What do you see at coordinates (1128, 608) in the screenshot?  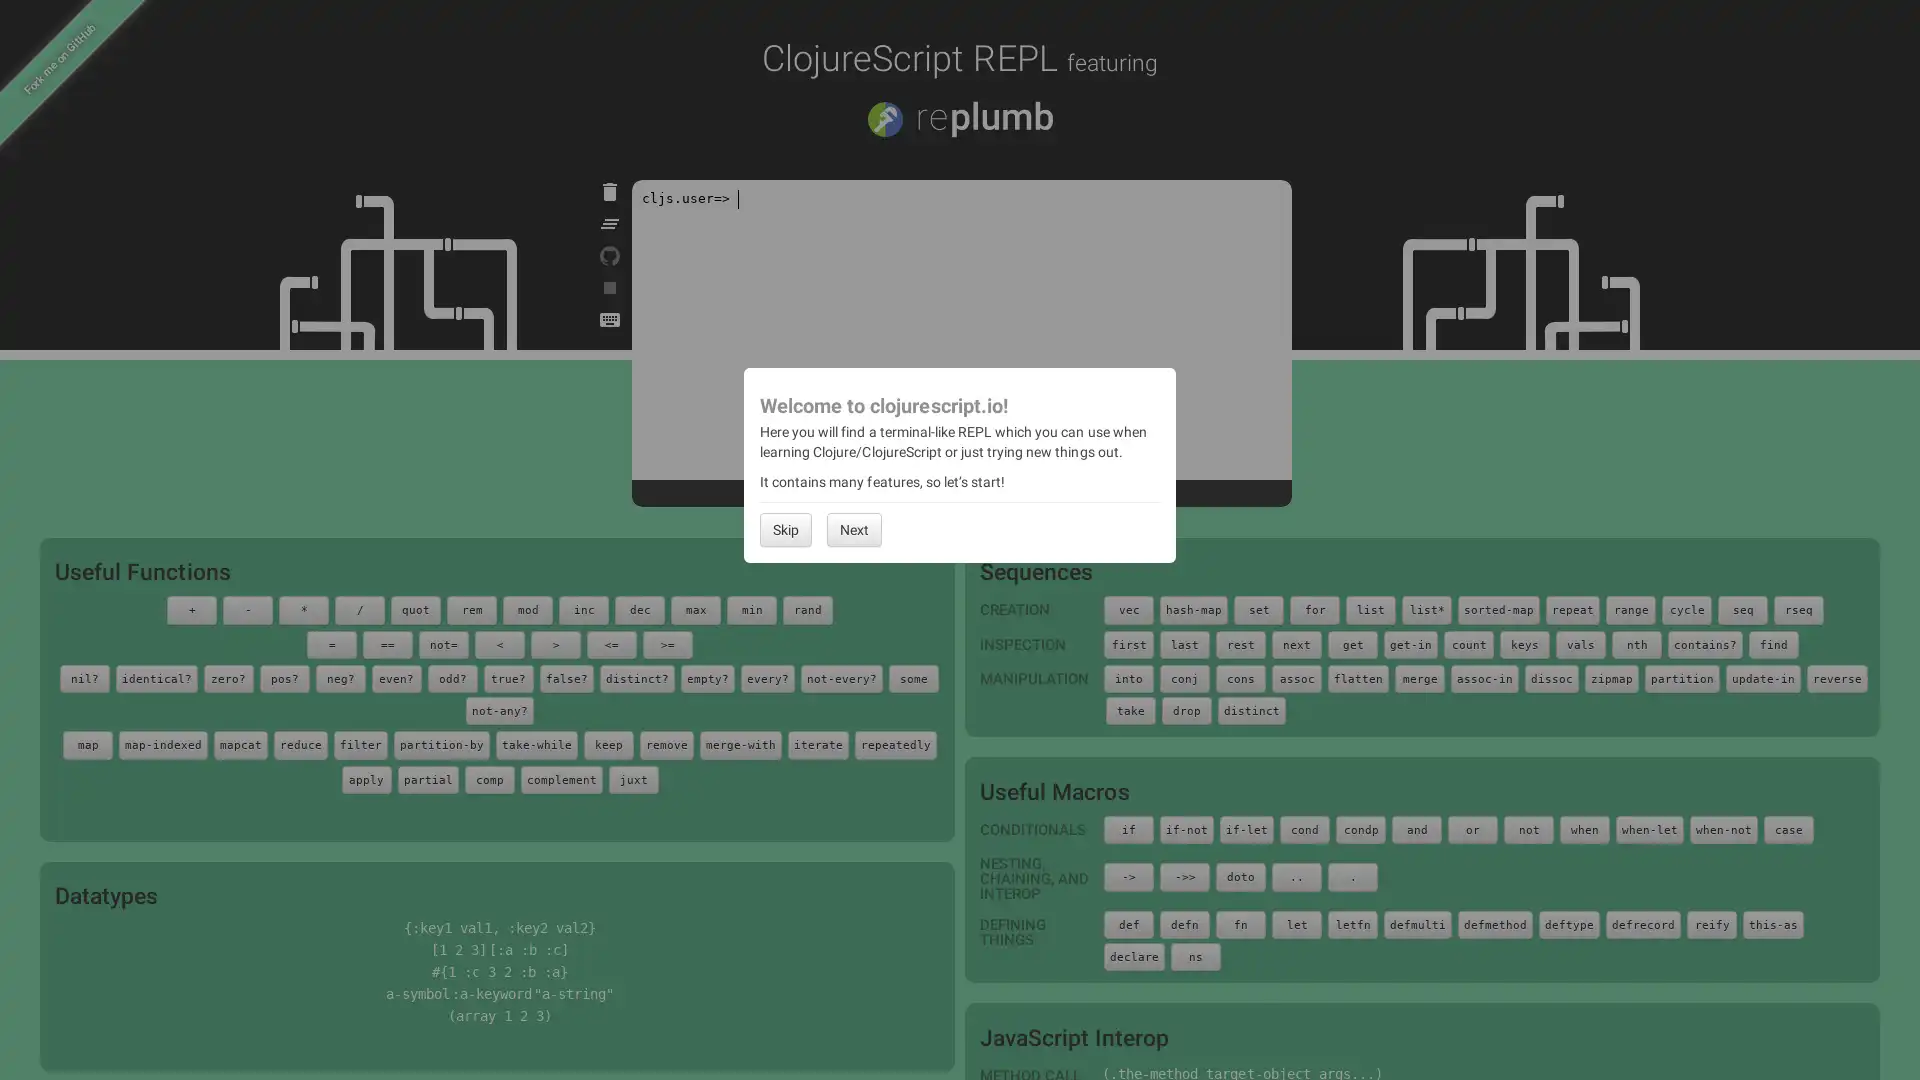 I see `vec` at bounding box center [1128, 608].